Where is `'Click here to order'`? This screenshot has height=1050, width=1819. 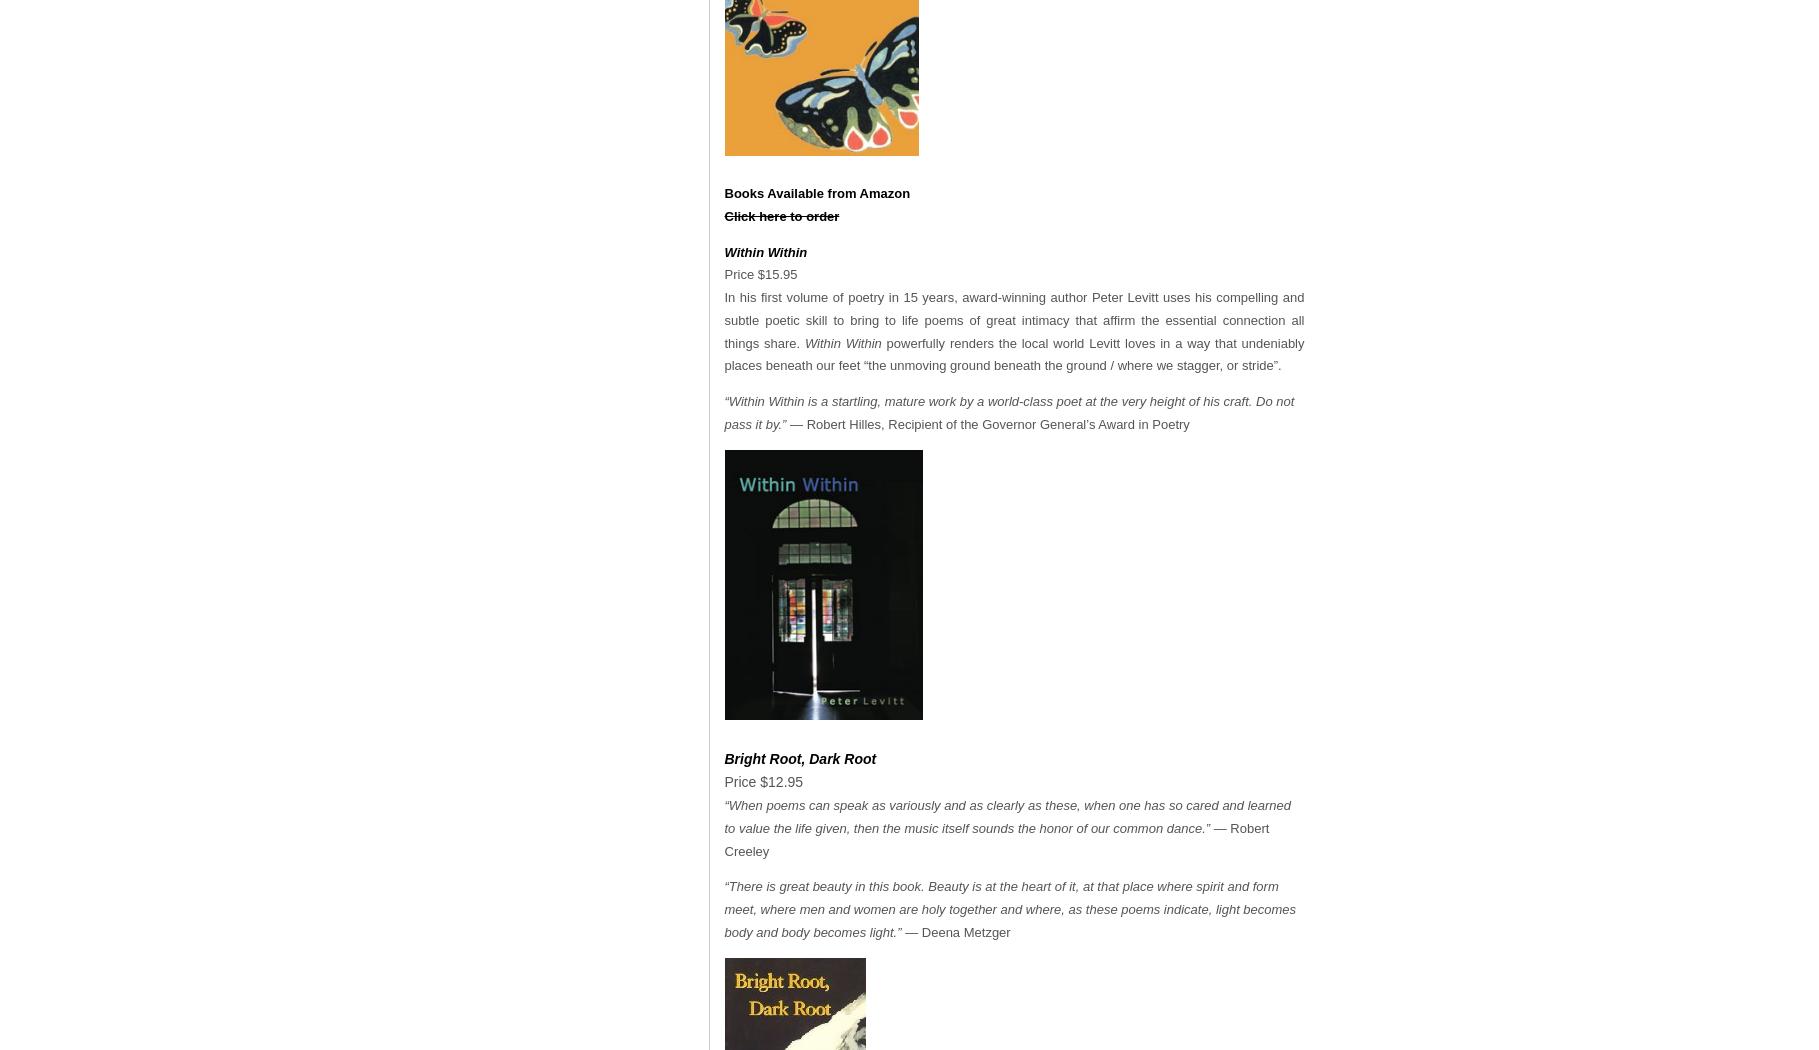
'Click here to order' is located at coordinates (781, 214).